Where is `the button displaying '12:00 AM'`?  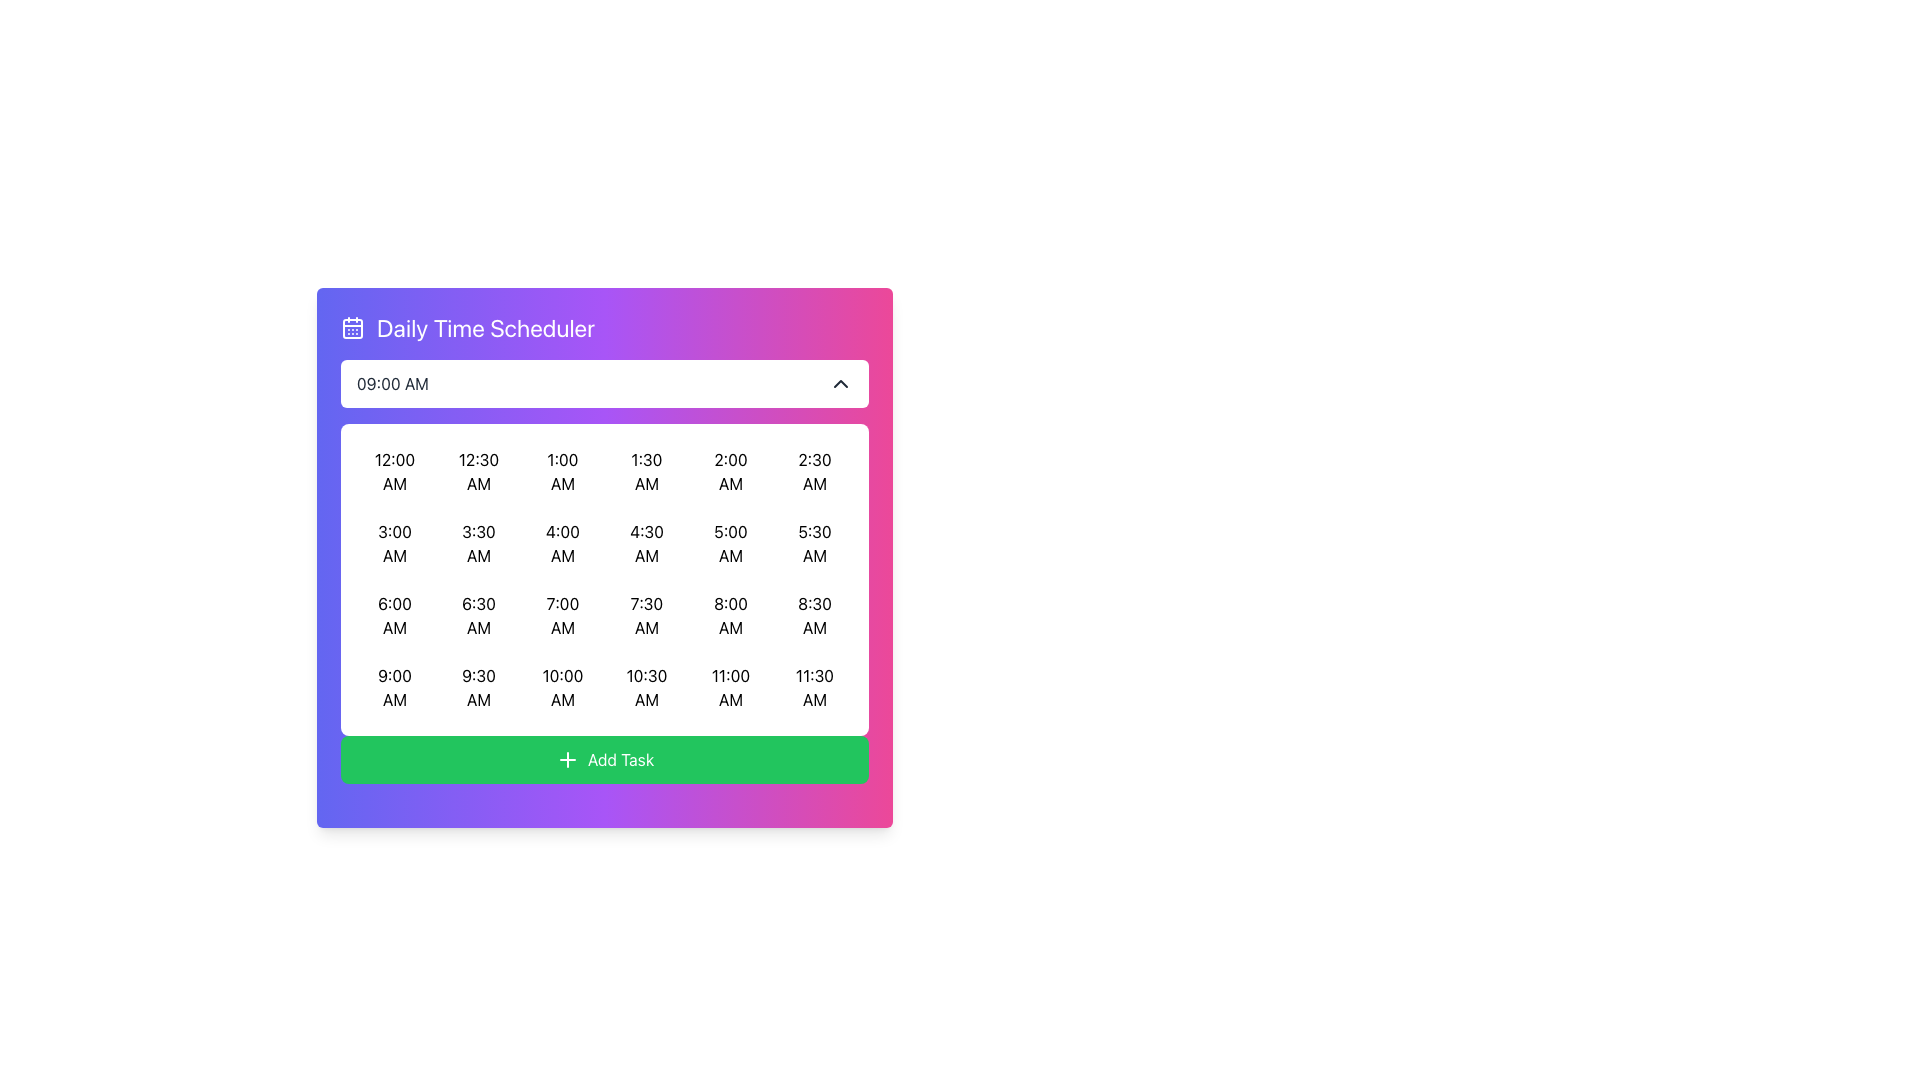
the button displaying '12:00 AM' is located at coordinates (394, 471).